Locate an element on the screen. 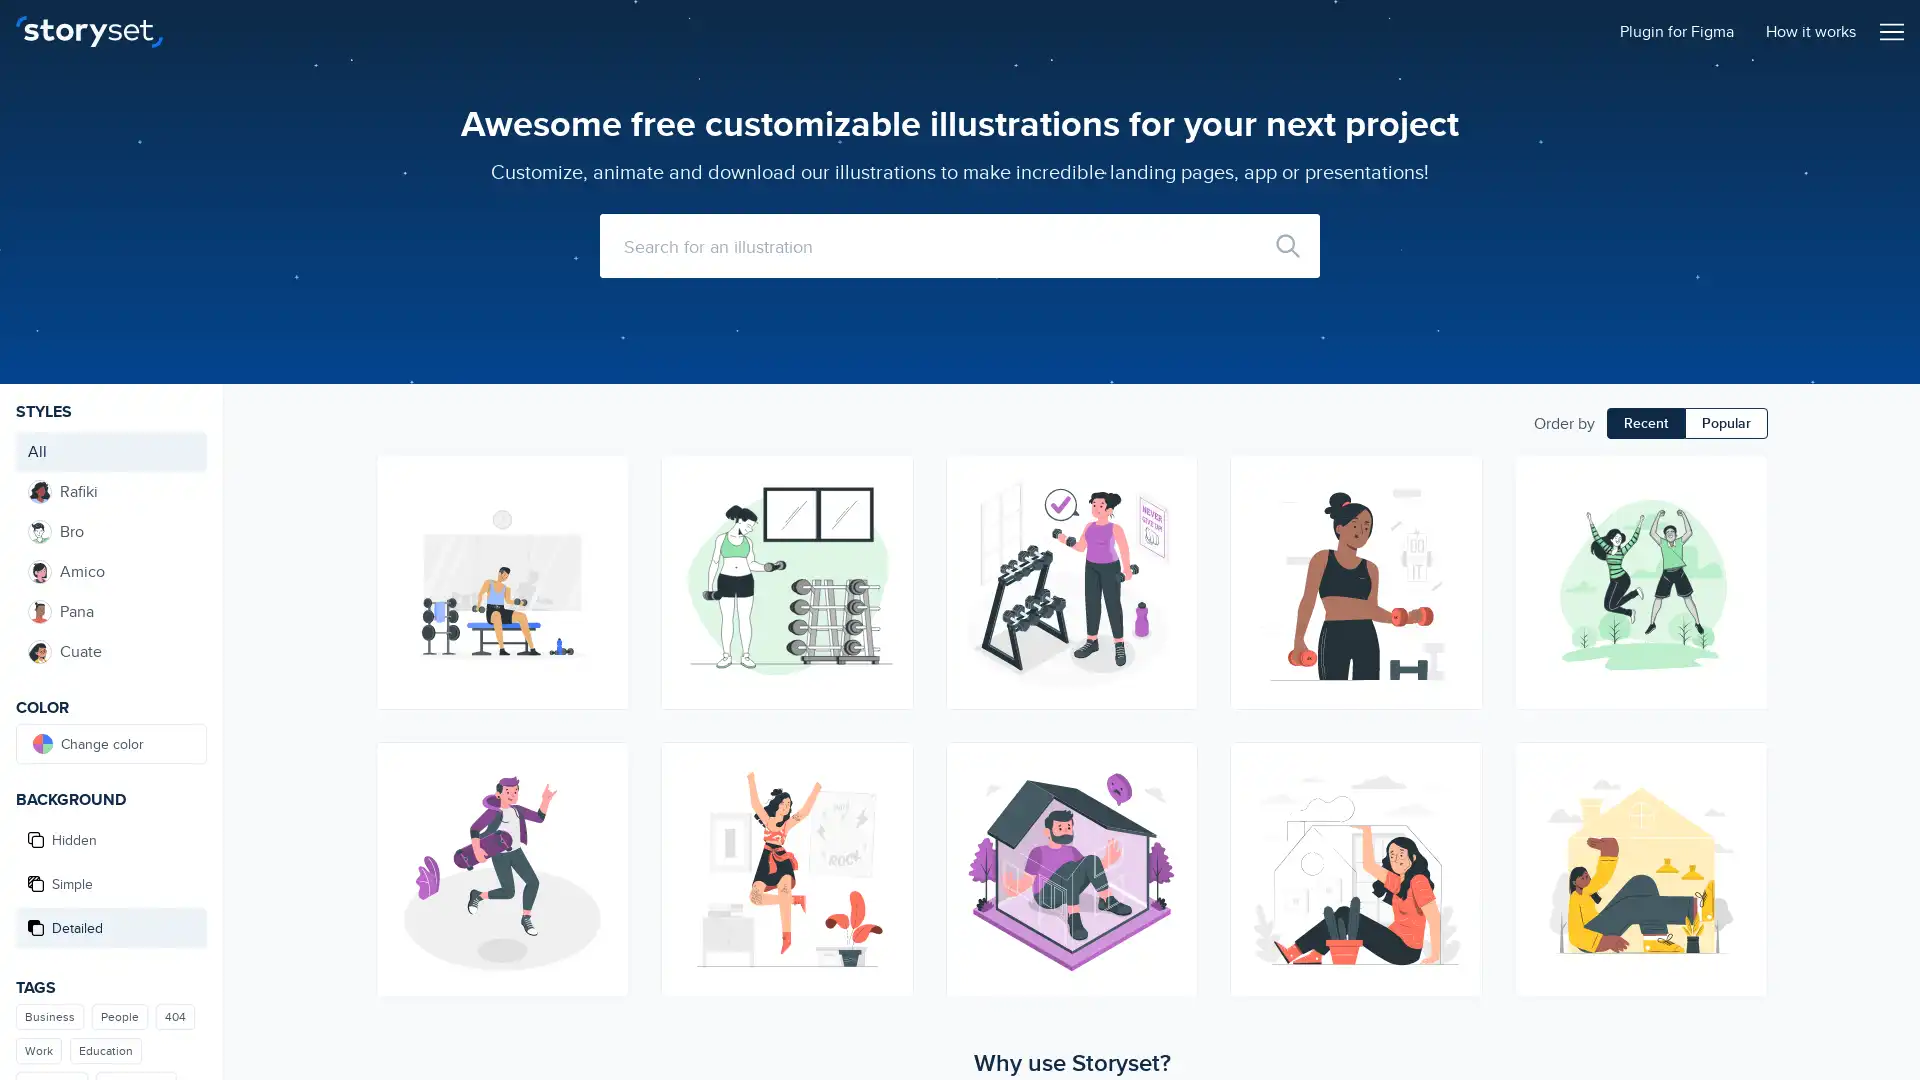 The image size is (1920, 1080). download icon Download is located at coordinates (602, 801).